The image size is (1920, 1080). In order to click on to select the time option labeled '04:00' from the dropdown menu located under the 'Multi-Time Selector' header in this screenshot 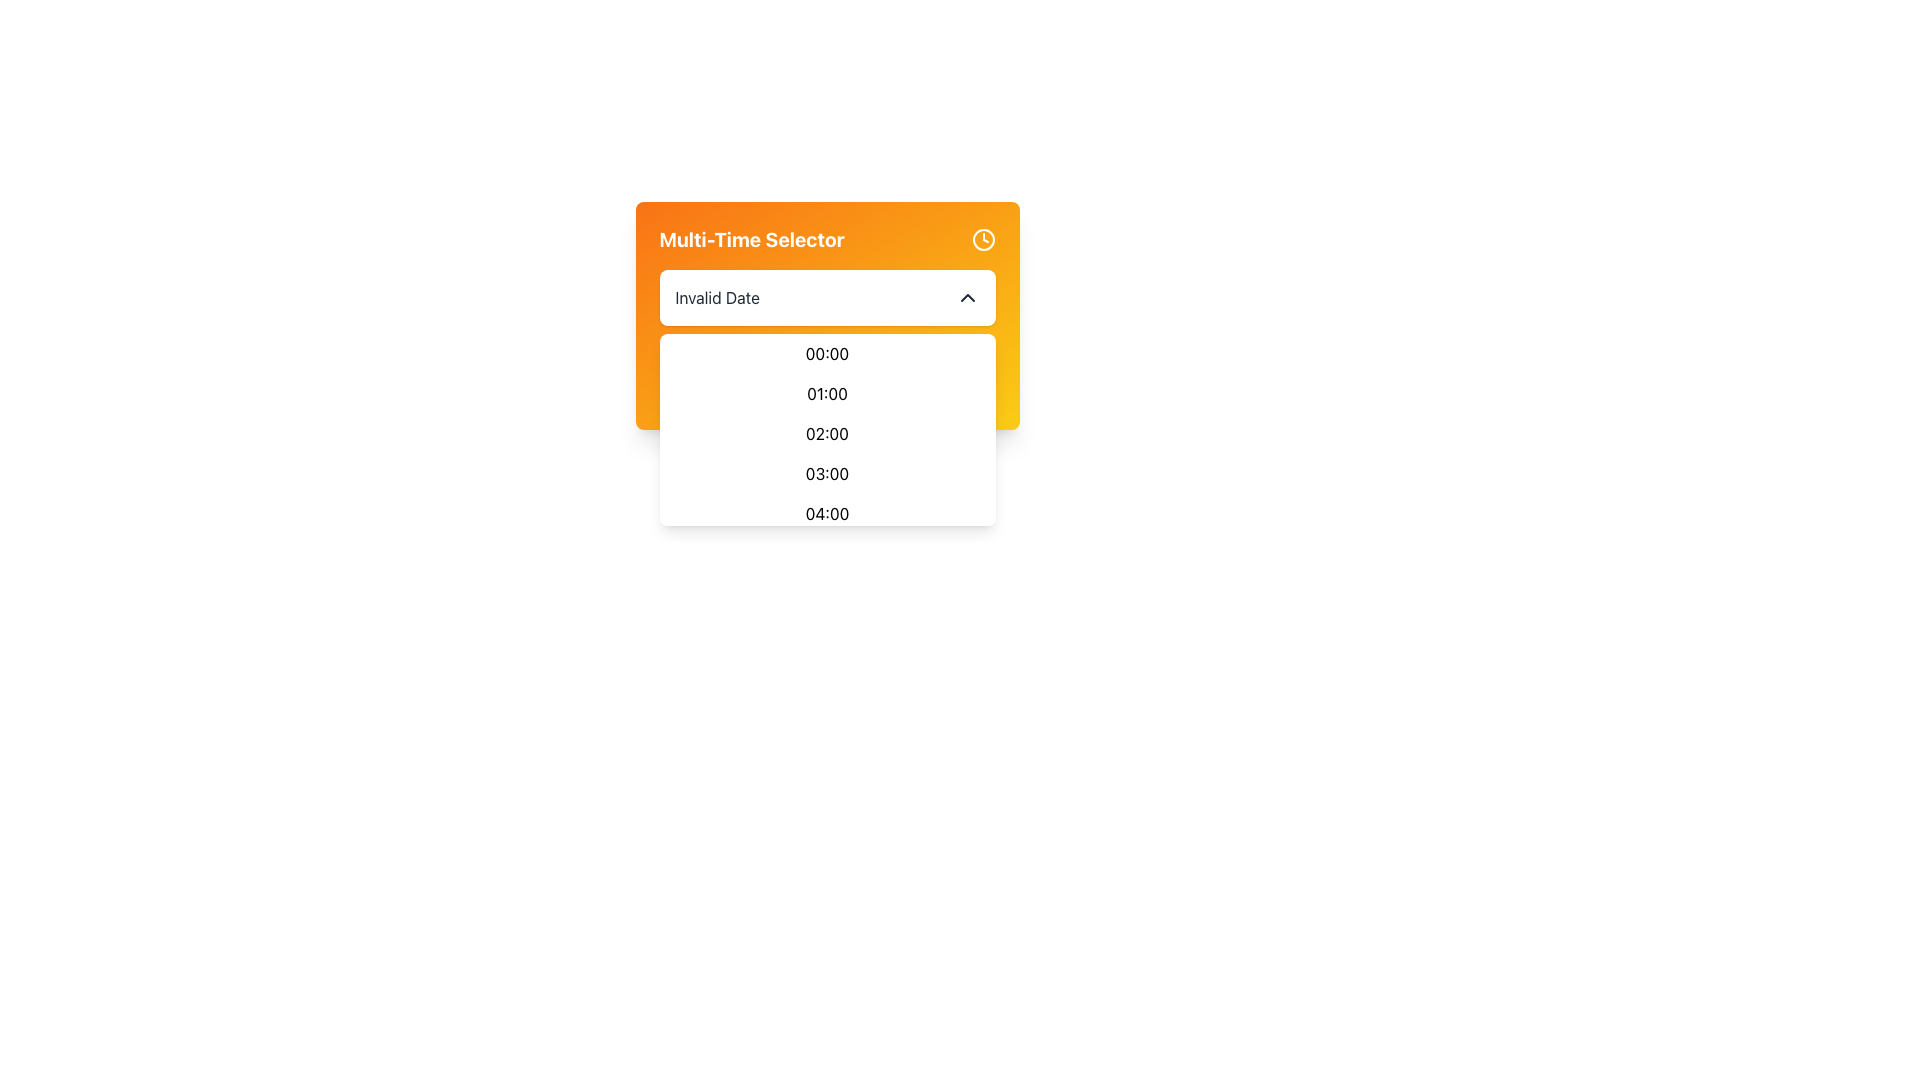, I will do `click(827, 512)`.